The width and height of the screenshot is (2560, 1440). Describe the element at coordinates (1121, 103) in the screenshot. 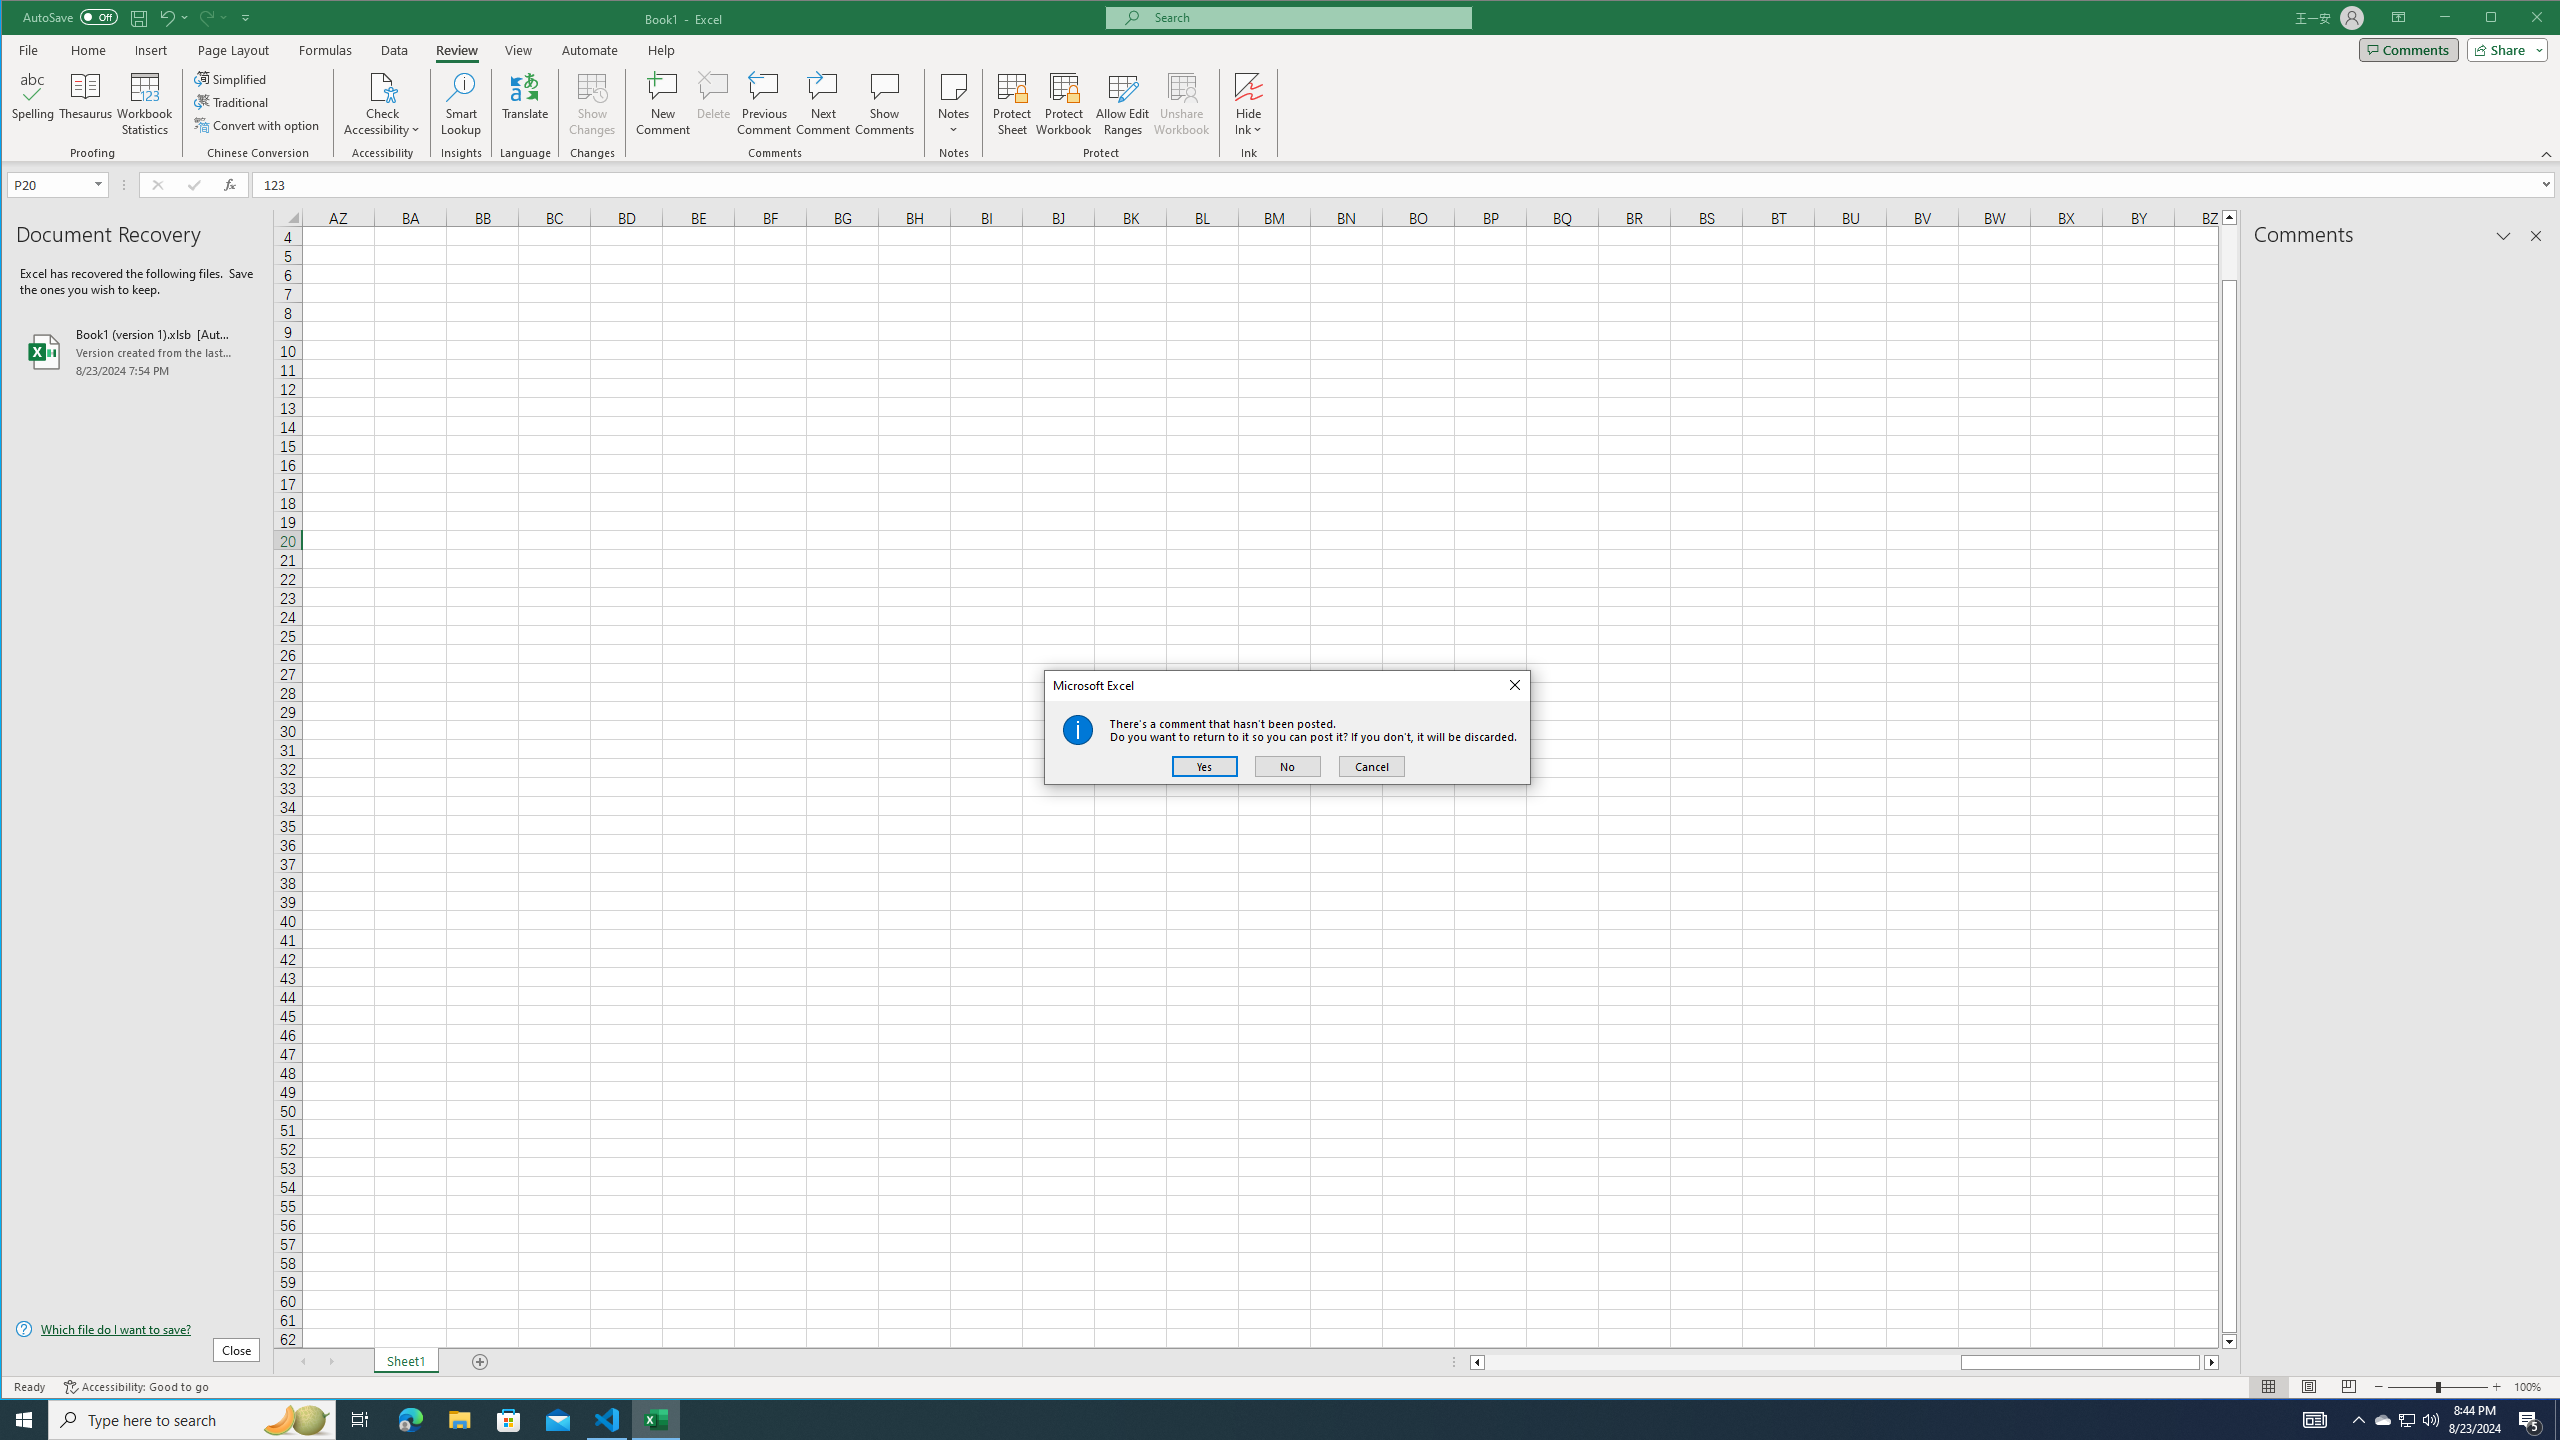

I see `'Allow Edit Ranges'` at that location.